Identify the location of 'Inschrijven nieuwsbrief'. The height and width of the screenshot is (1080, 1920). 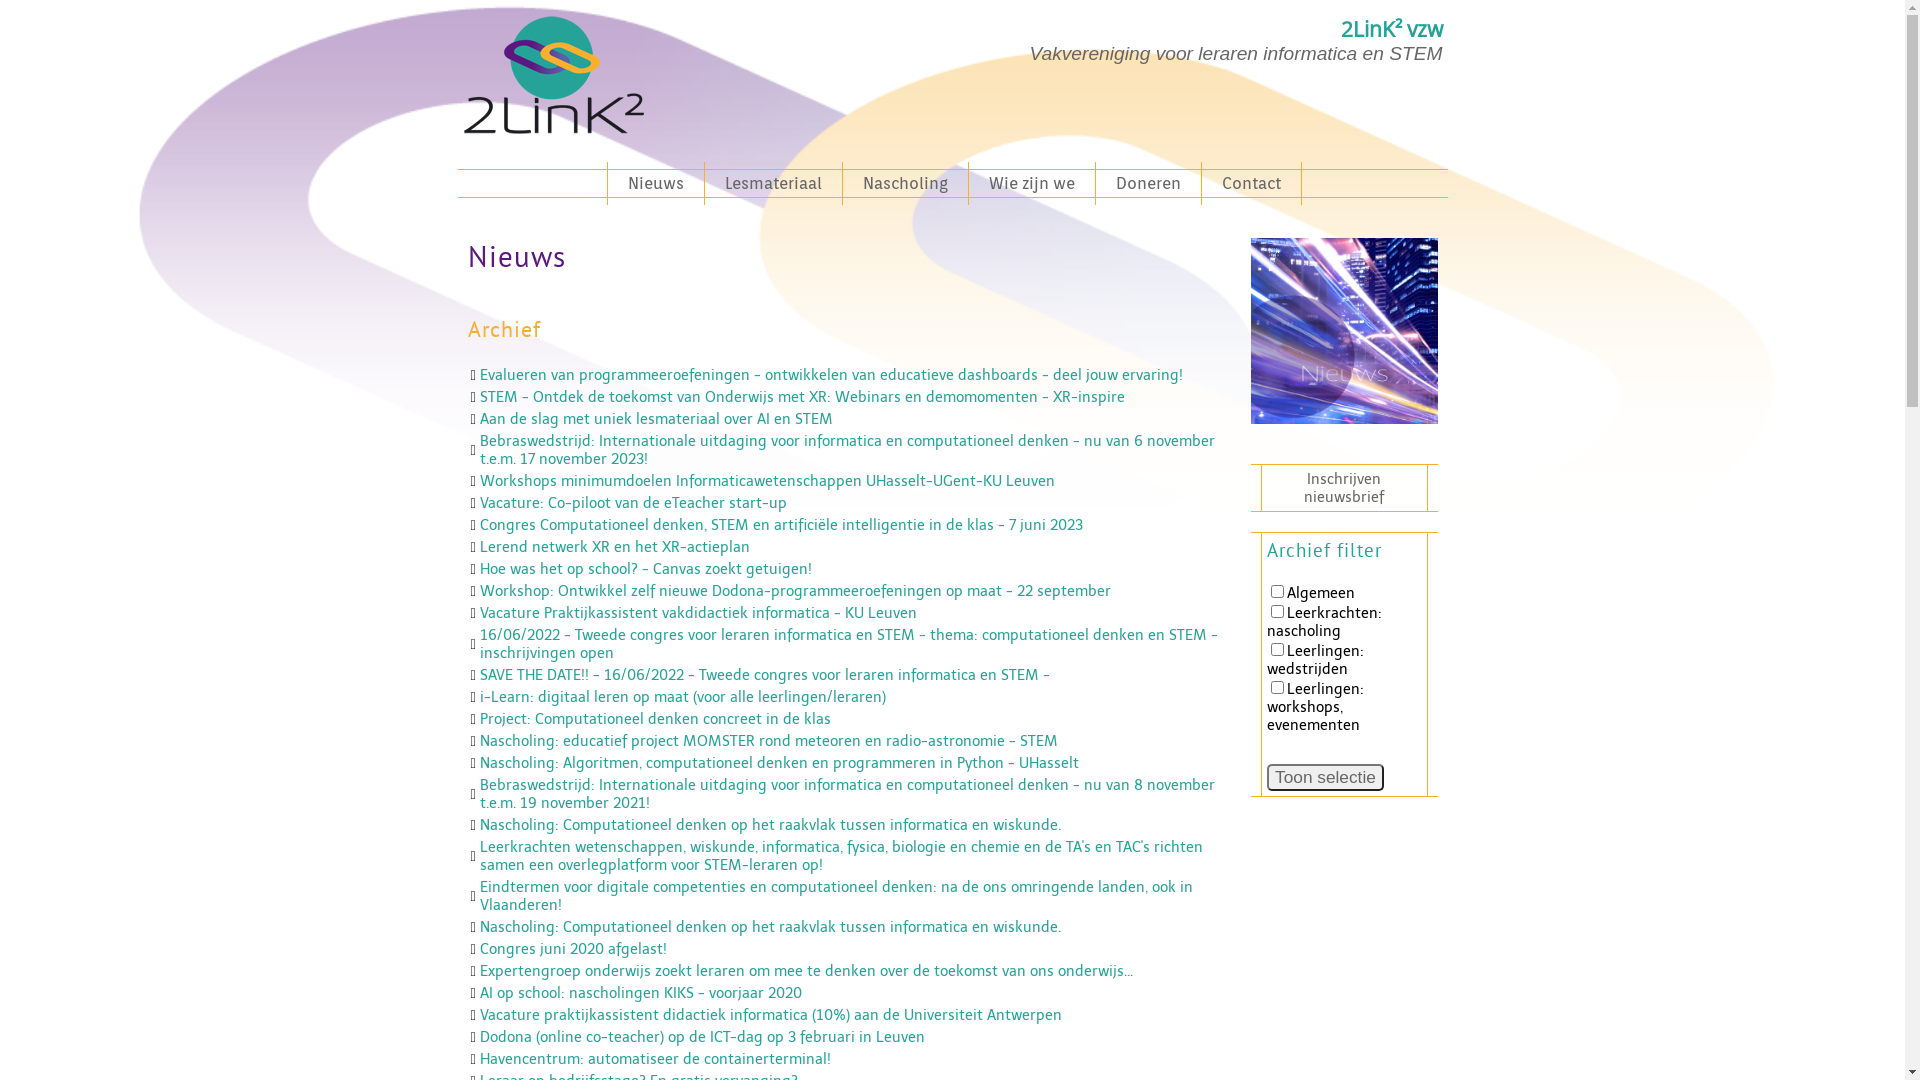
(1344, 488).